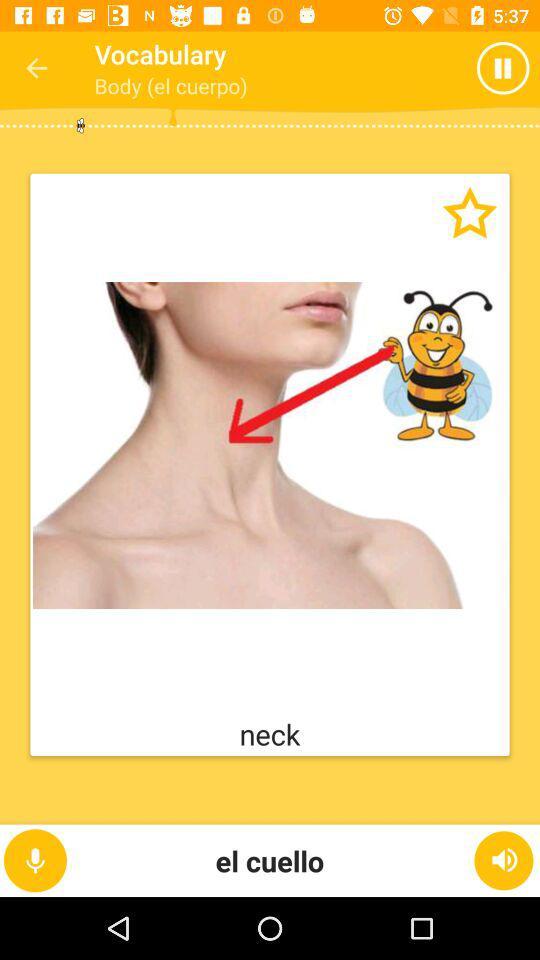 This screenshot has height=960, width=540. What do you see at coordinates (463, 68) in the screenshot?
I see `item next to body (el cuerpo)` at bounding box center [463, 68].